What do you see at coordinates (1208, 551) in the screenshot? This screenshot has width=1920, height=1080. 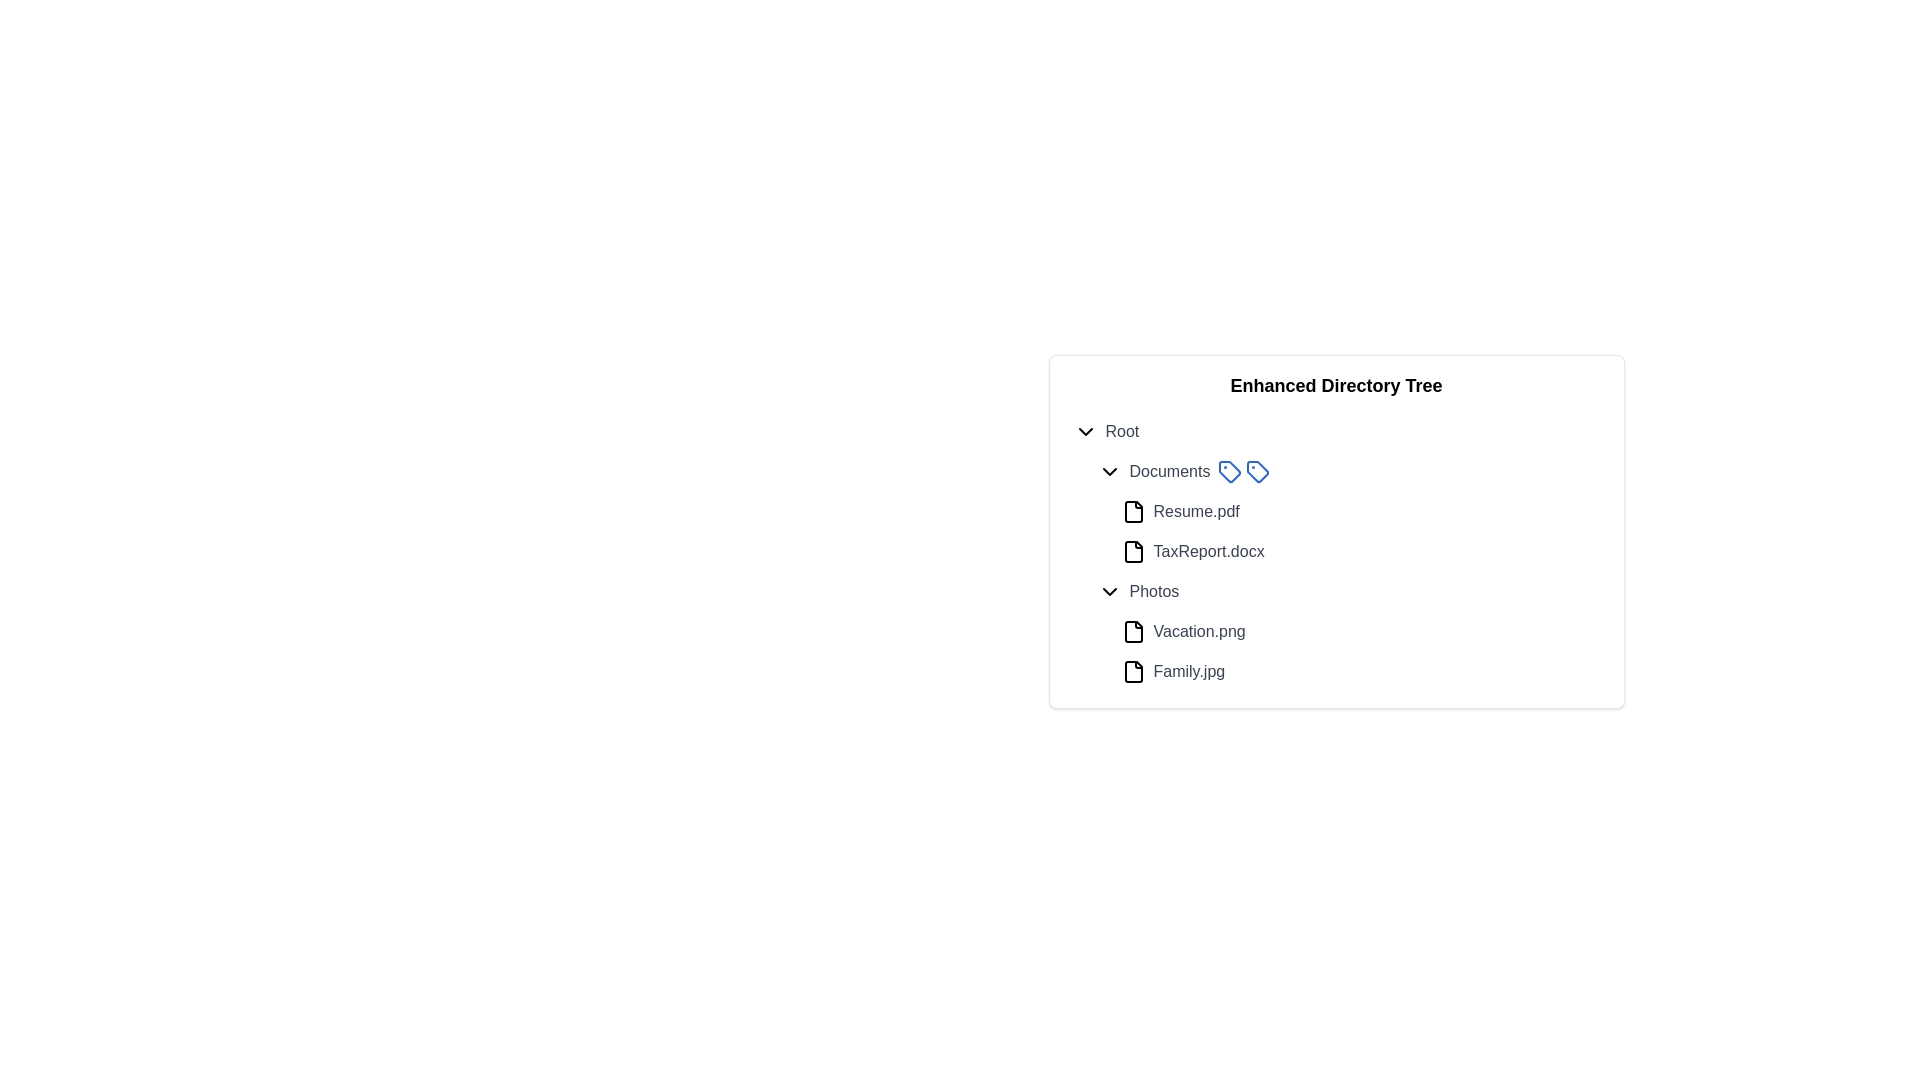 I see `the text label representing the file entry 'TaxReport.docx'` at bounding box center [1208, 551].